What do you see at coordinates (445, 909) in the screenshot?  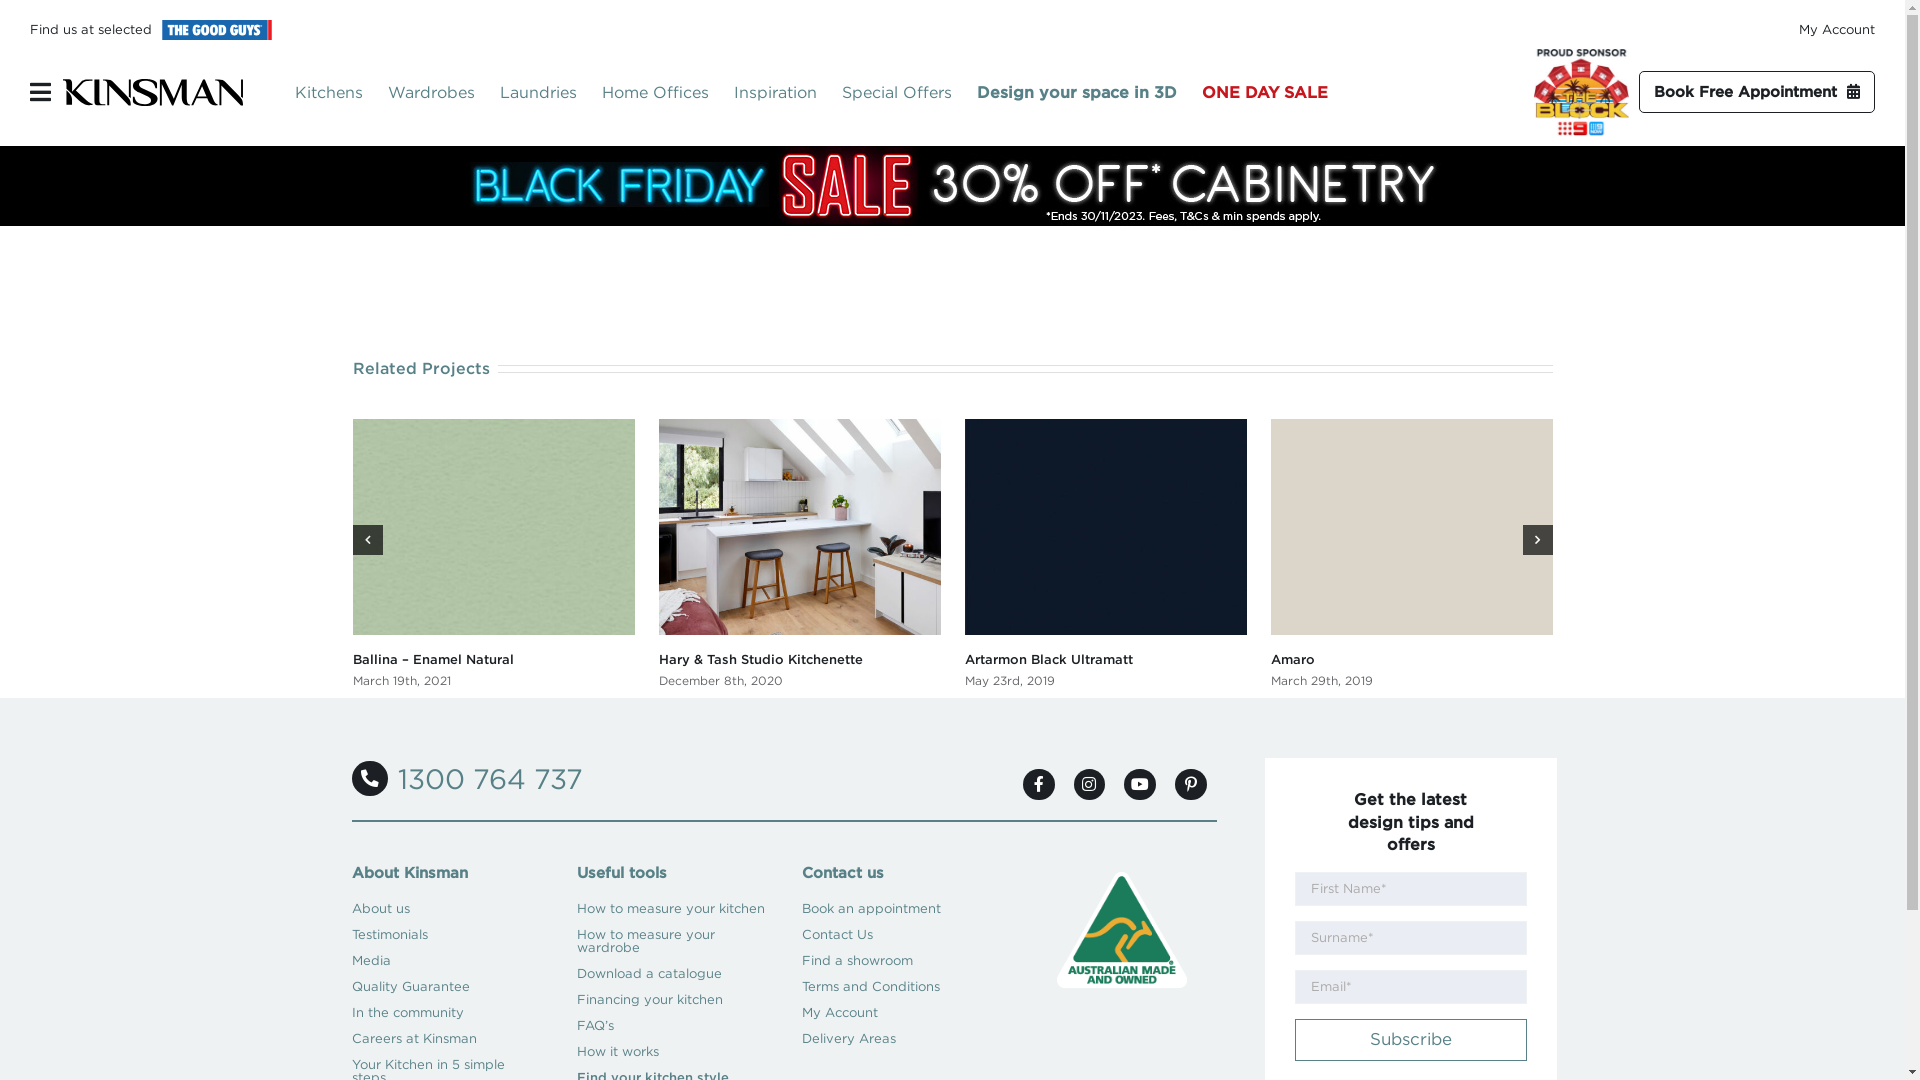 I see `'About us'` at bounding box center [445, 909].